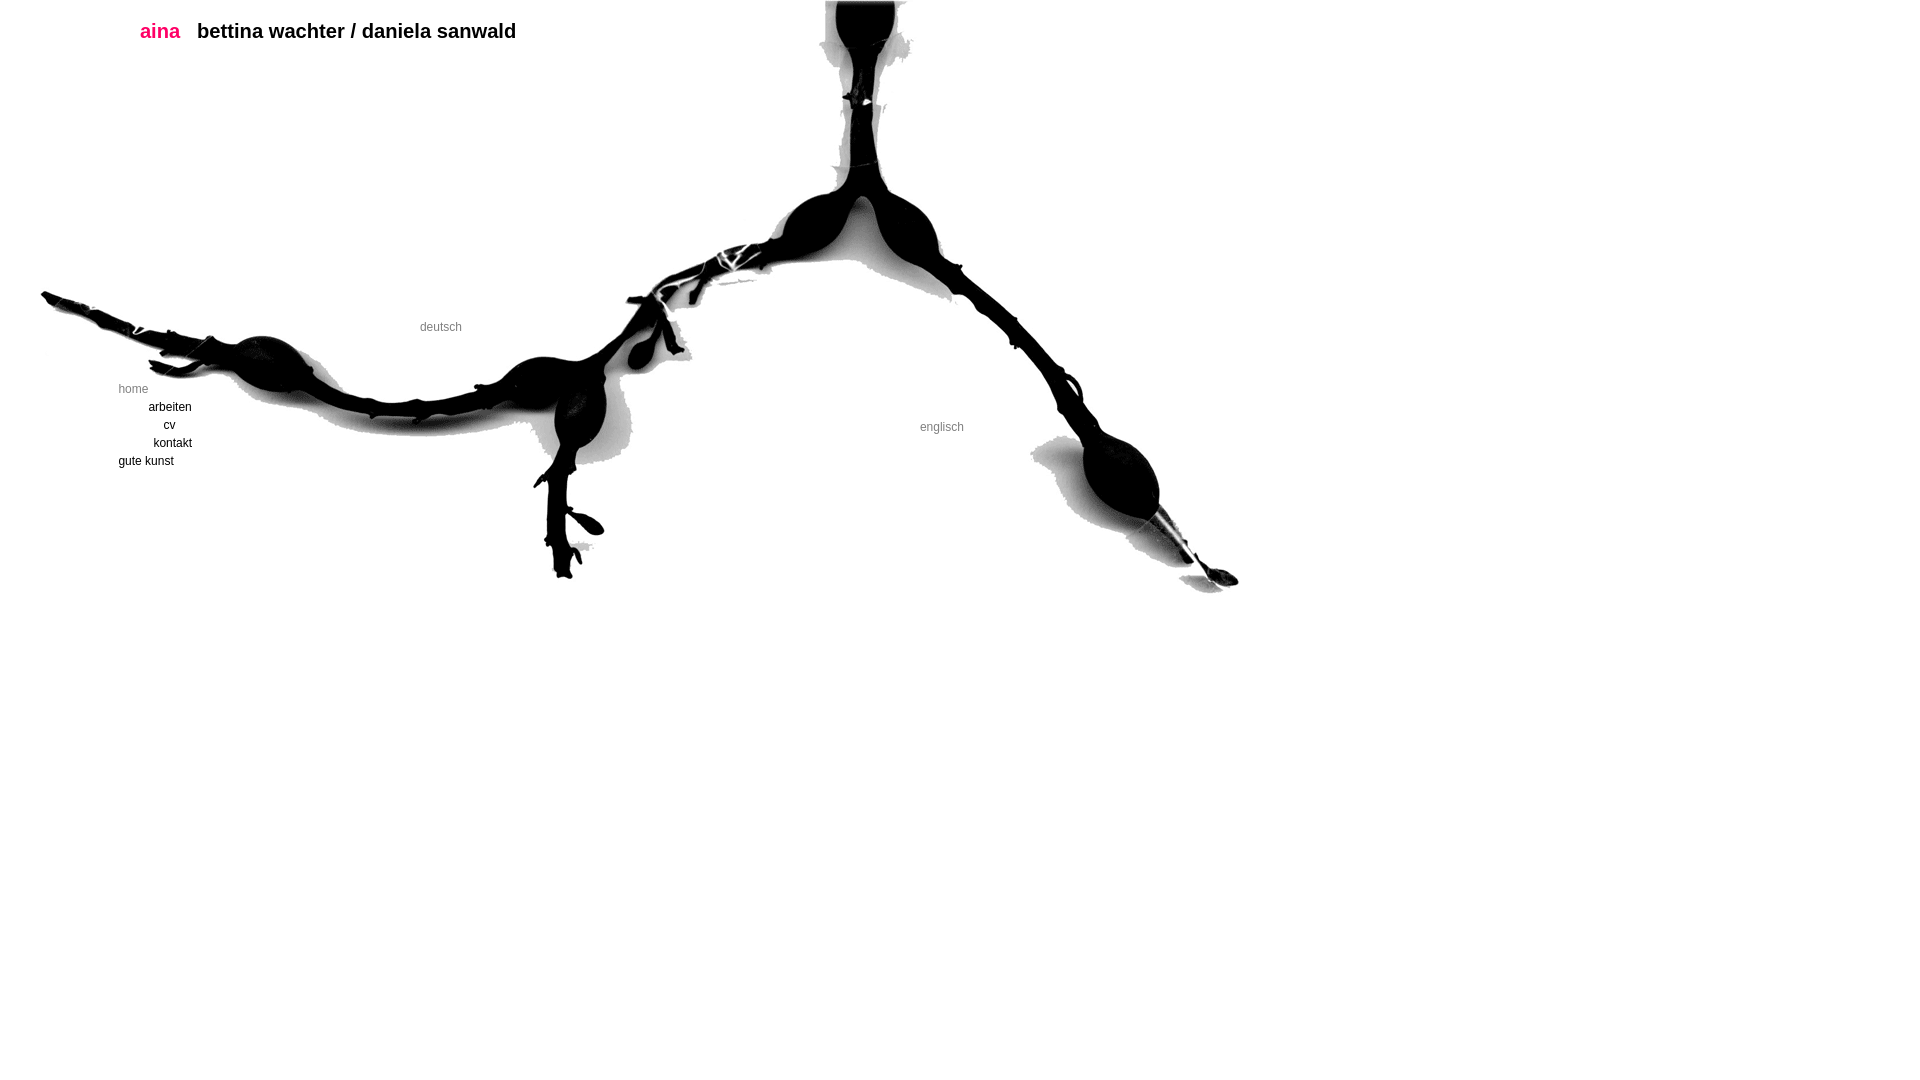 The height and width of the screenshot is (1080, 1920). What do you see at coordinates (243, 442) in the screenshot?
I see `'kontakt'` at bounding box center [243, 442].